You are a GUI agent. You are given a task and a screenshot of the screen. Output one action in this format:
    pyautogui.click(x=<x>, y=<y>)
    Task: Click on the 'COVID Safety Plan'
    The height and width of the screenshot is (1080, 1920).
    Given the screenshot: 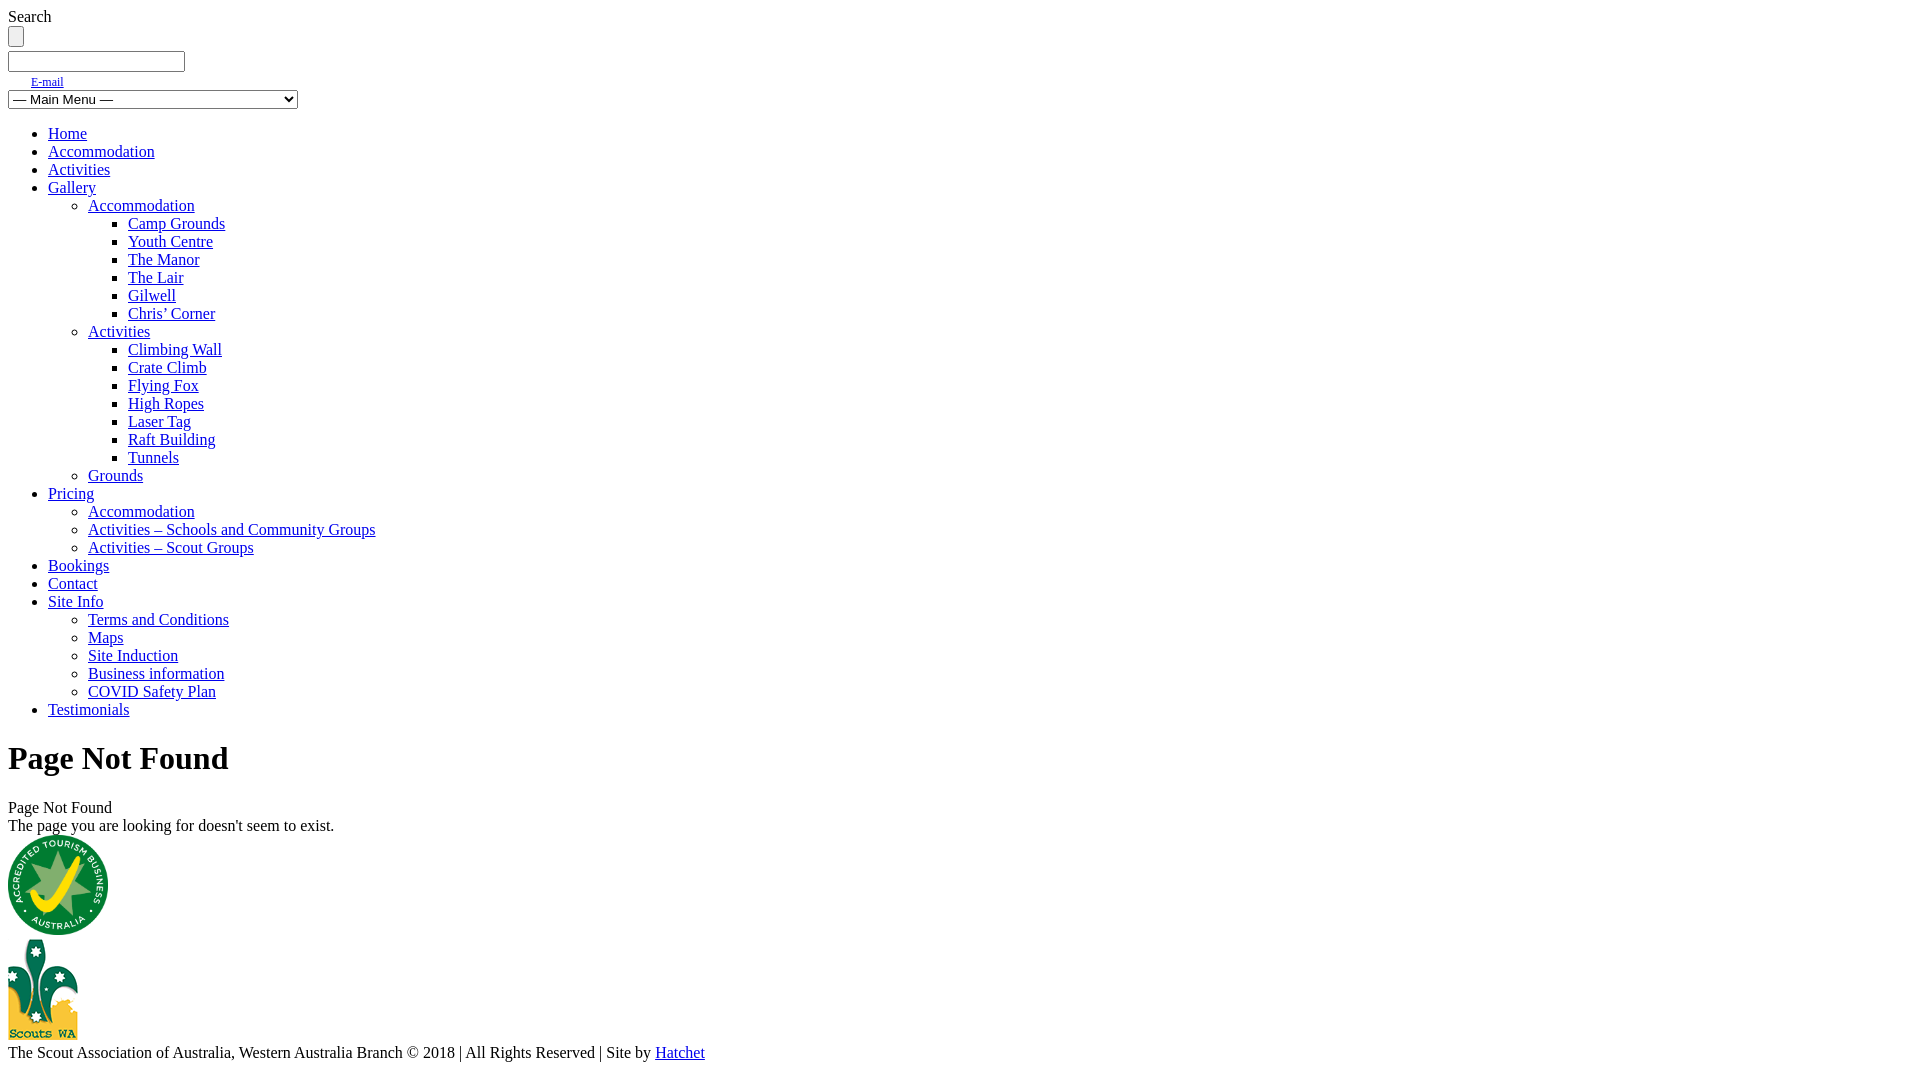 What is the action you would take?
    pyautogui.click(x=151, y=690)
    